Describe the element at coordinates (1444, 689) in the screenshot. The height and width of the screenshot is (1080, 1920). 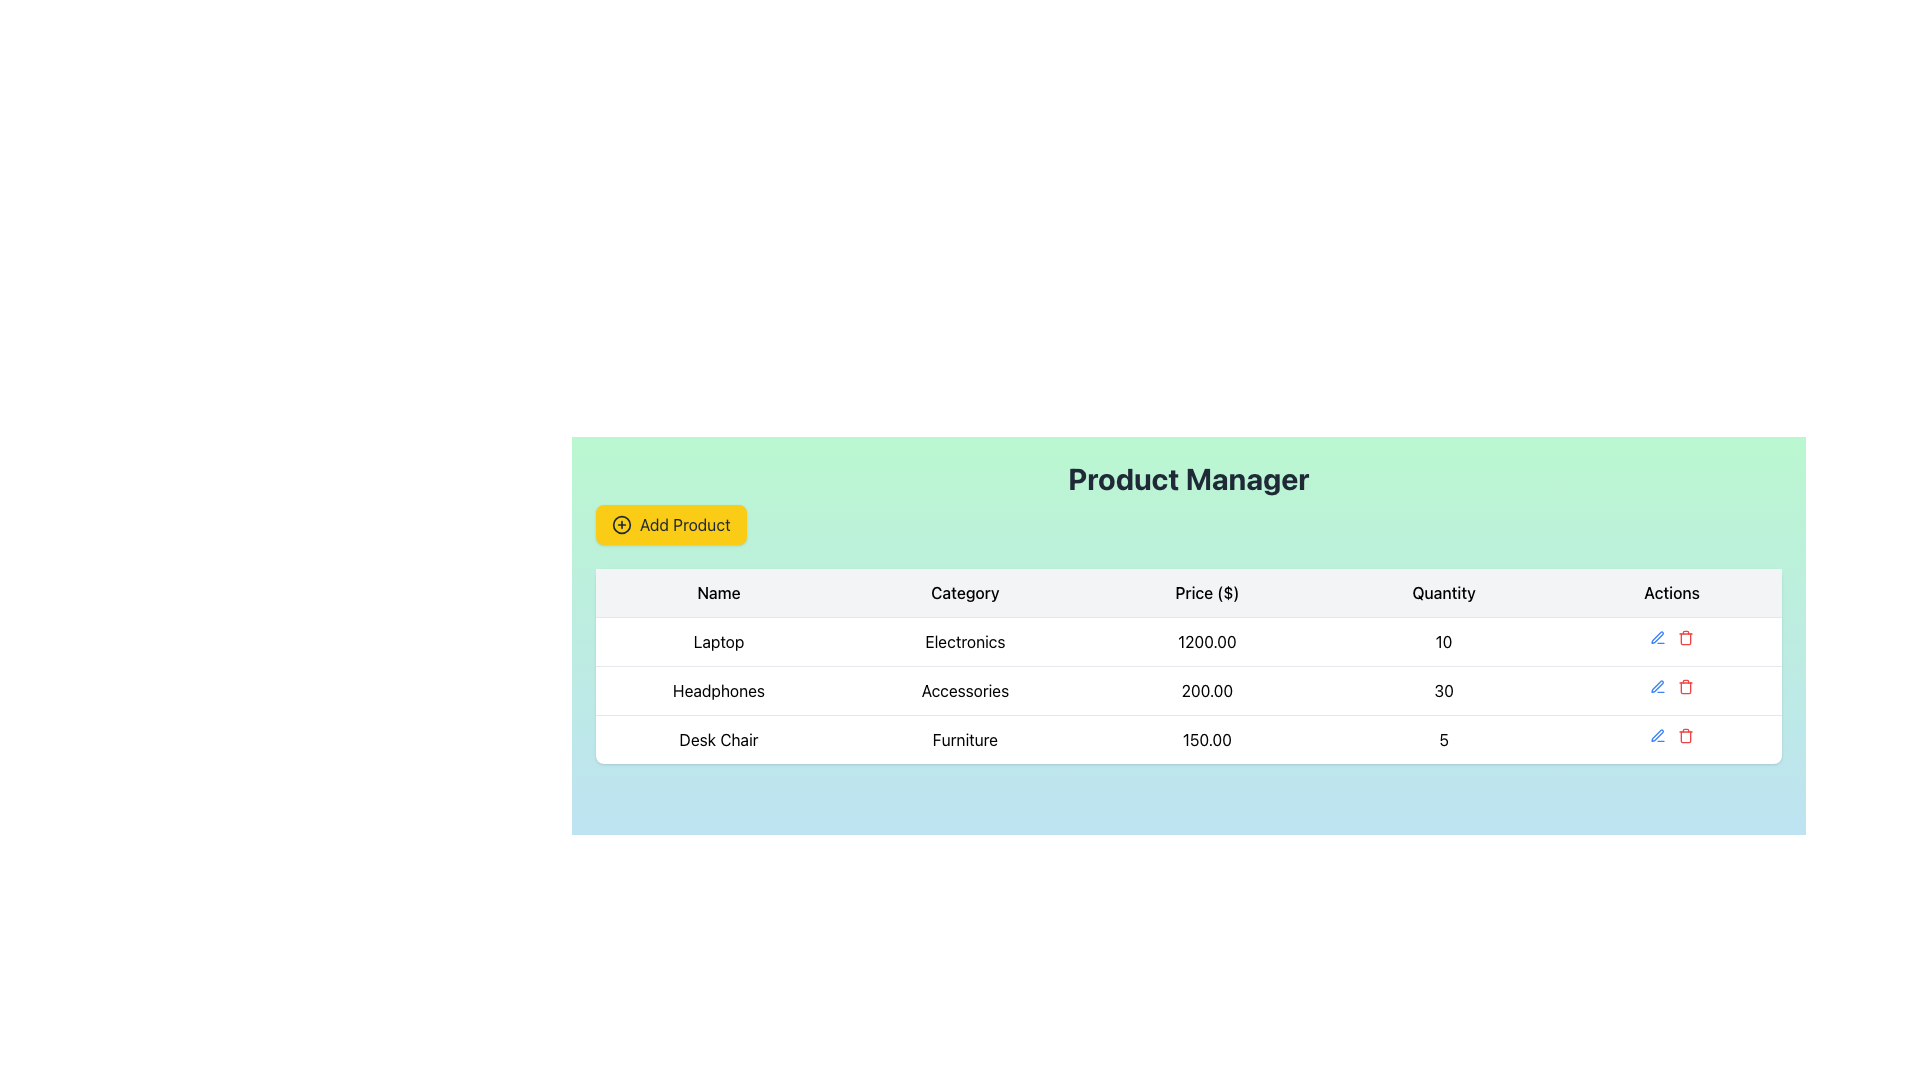
I see `the text element displaying '30' in the 'Quantity' column of the table, located in the fourth column of the second row` at that location.